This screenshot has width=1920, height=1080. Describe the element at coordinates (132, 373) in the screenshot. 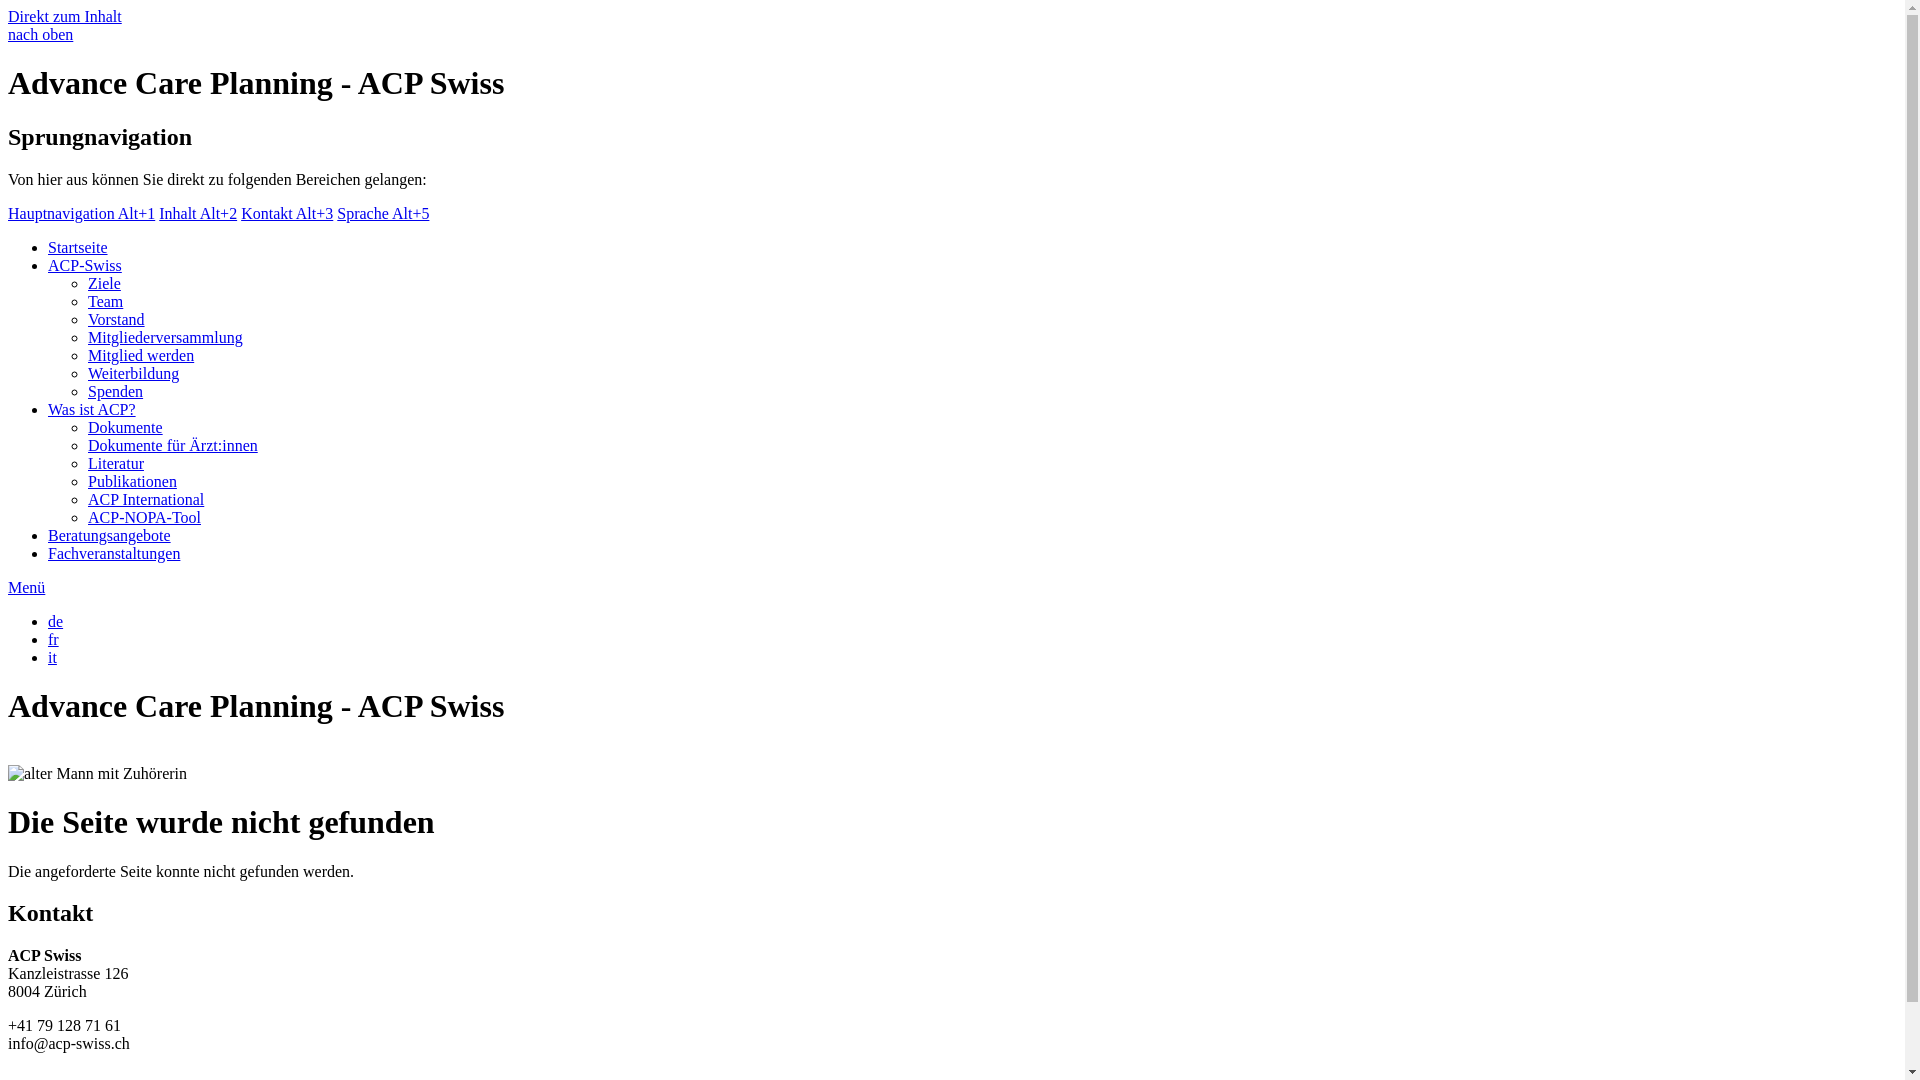

I see `'Weiterbildung'` at that location.